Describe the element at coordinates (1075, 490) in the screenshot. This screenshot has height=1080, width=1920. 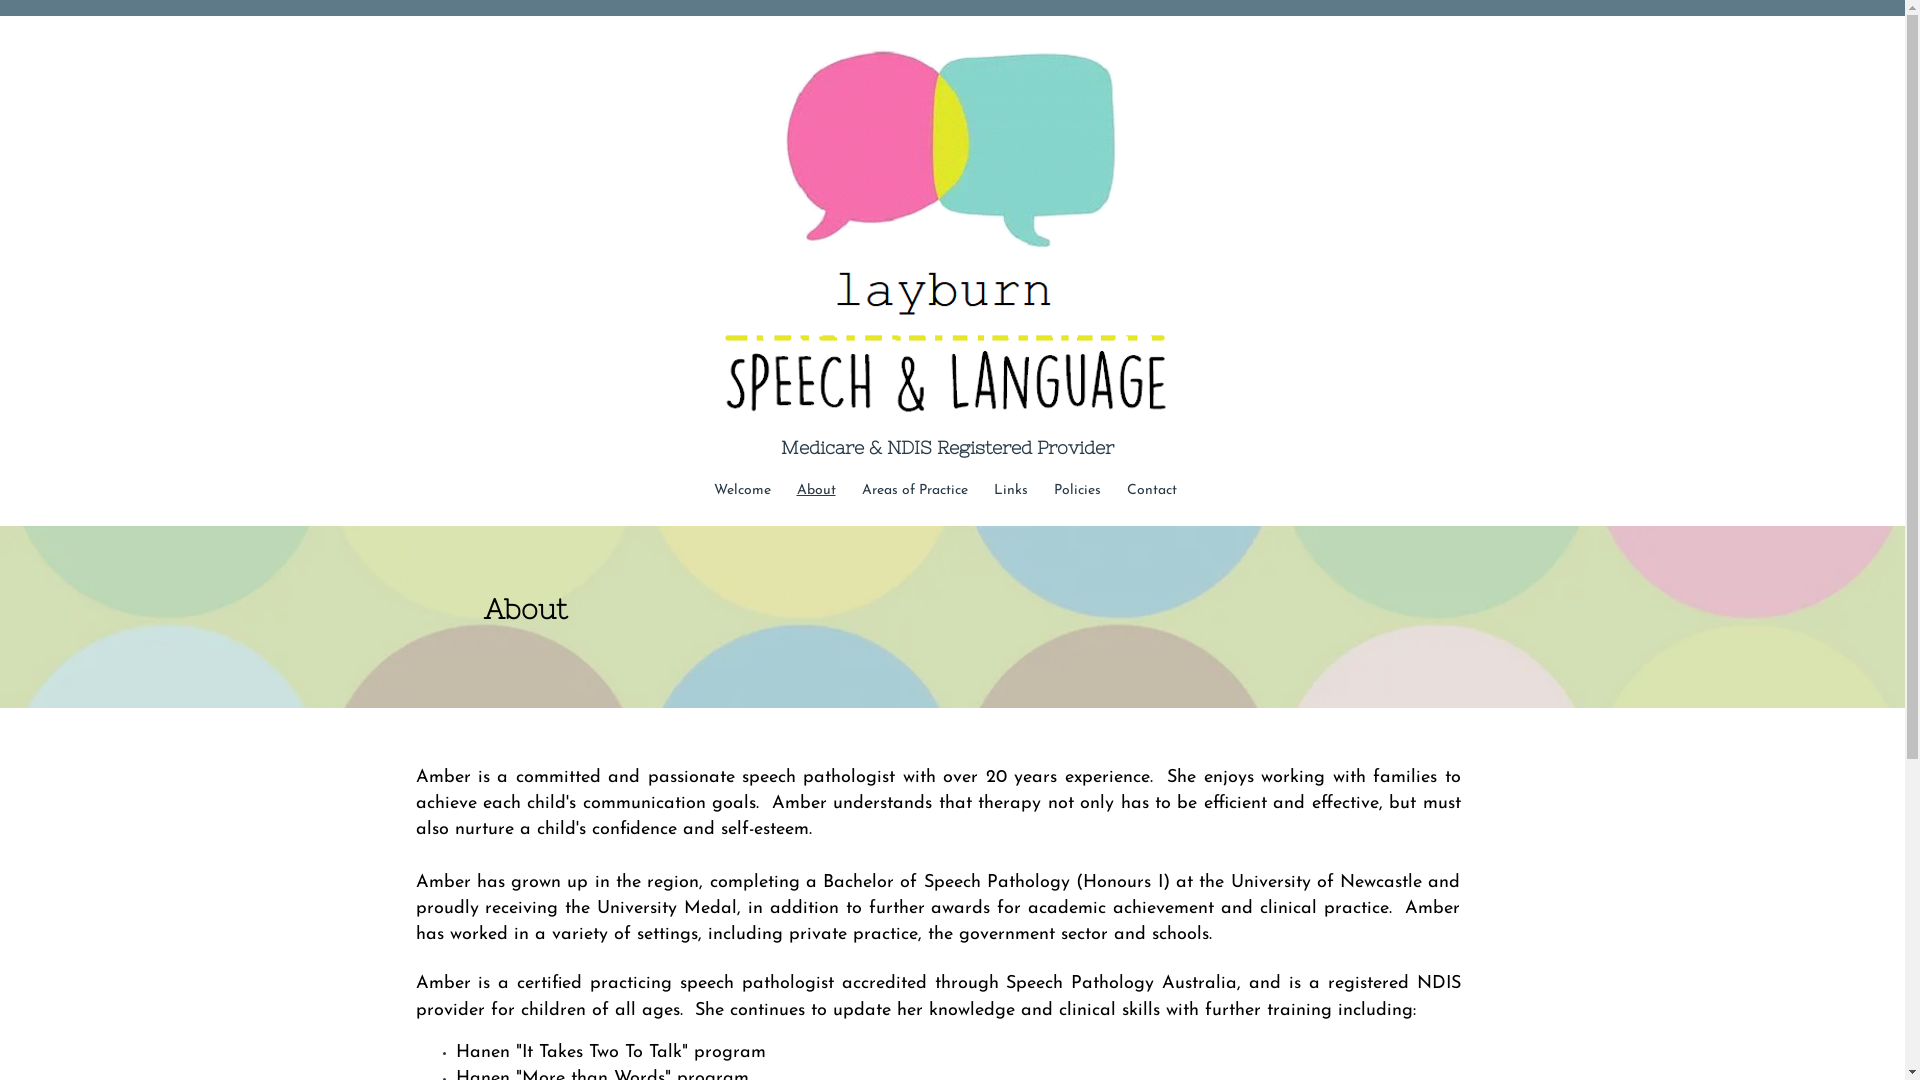
I see `'Policies'` at that location.